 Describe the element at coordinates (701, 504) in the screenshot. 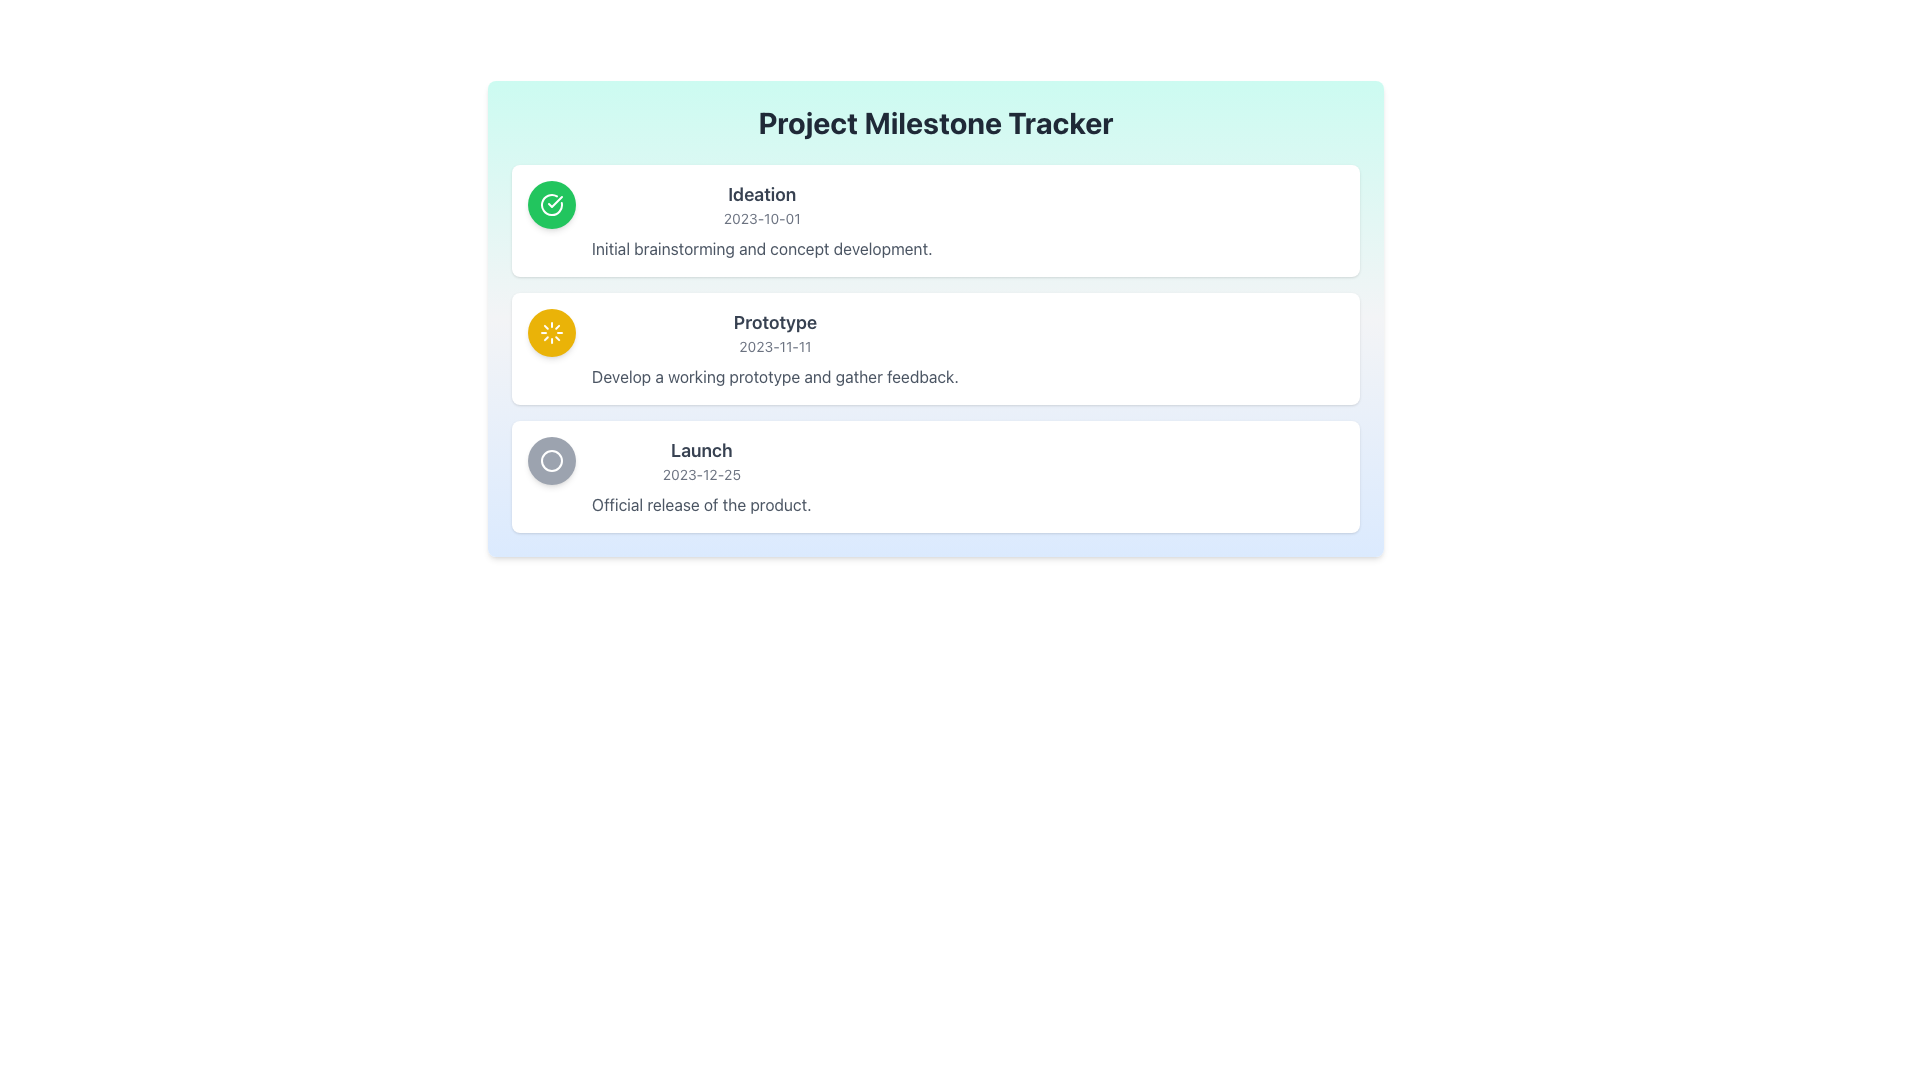

I see `text content of the gray text element that states 'Official release of the product.' located beneath the date '2023-12-25' in the 'Launch' milestone entry` at that location.